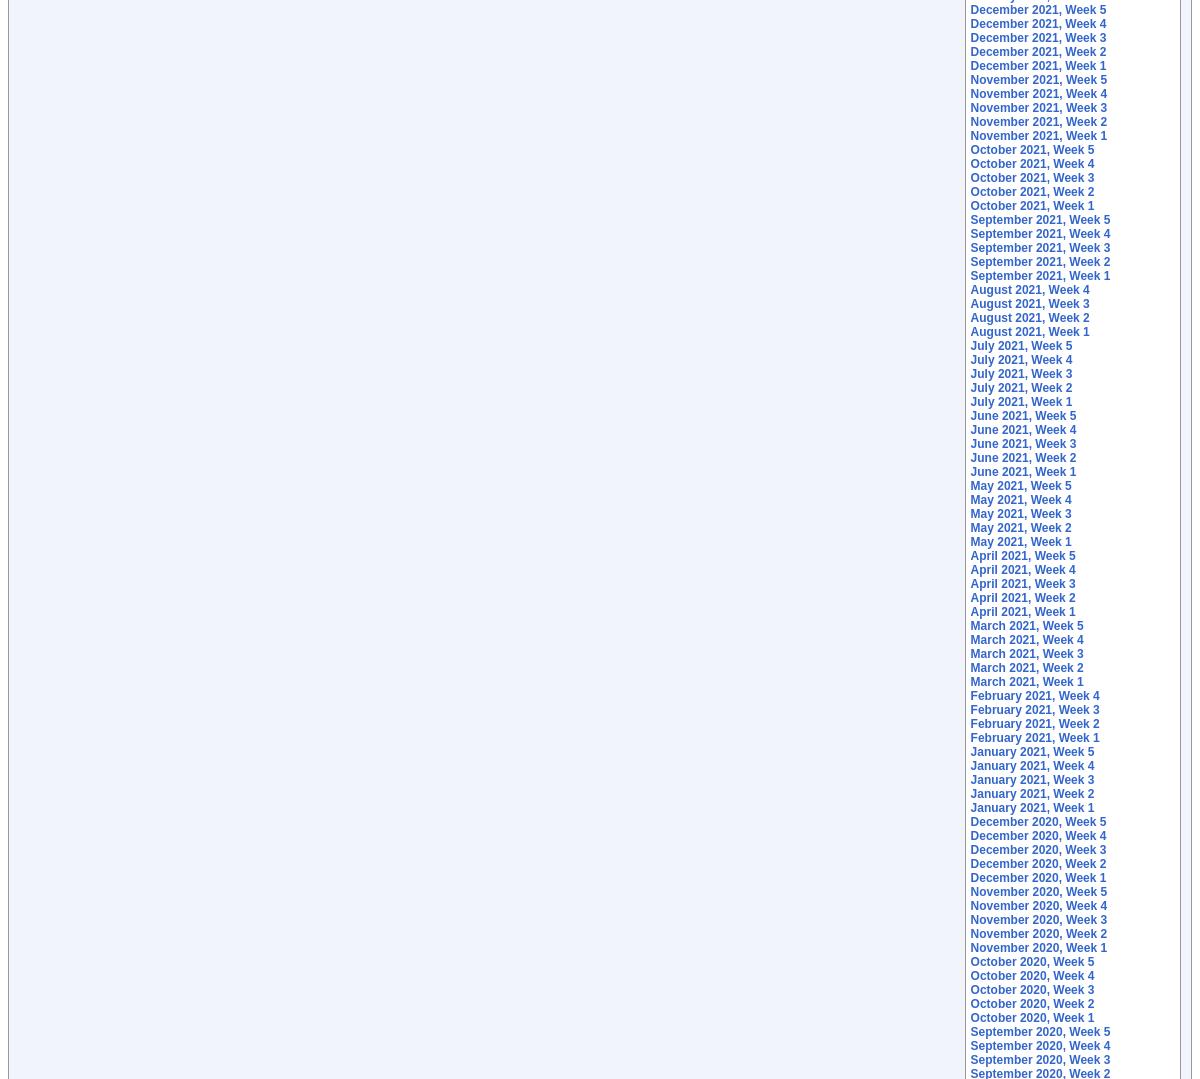  I want to click on 'October 2021, Week 1', so click(1032, 205).